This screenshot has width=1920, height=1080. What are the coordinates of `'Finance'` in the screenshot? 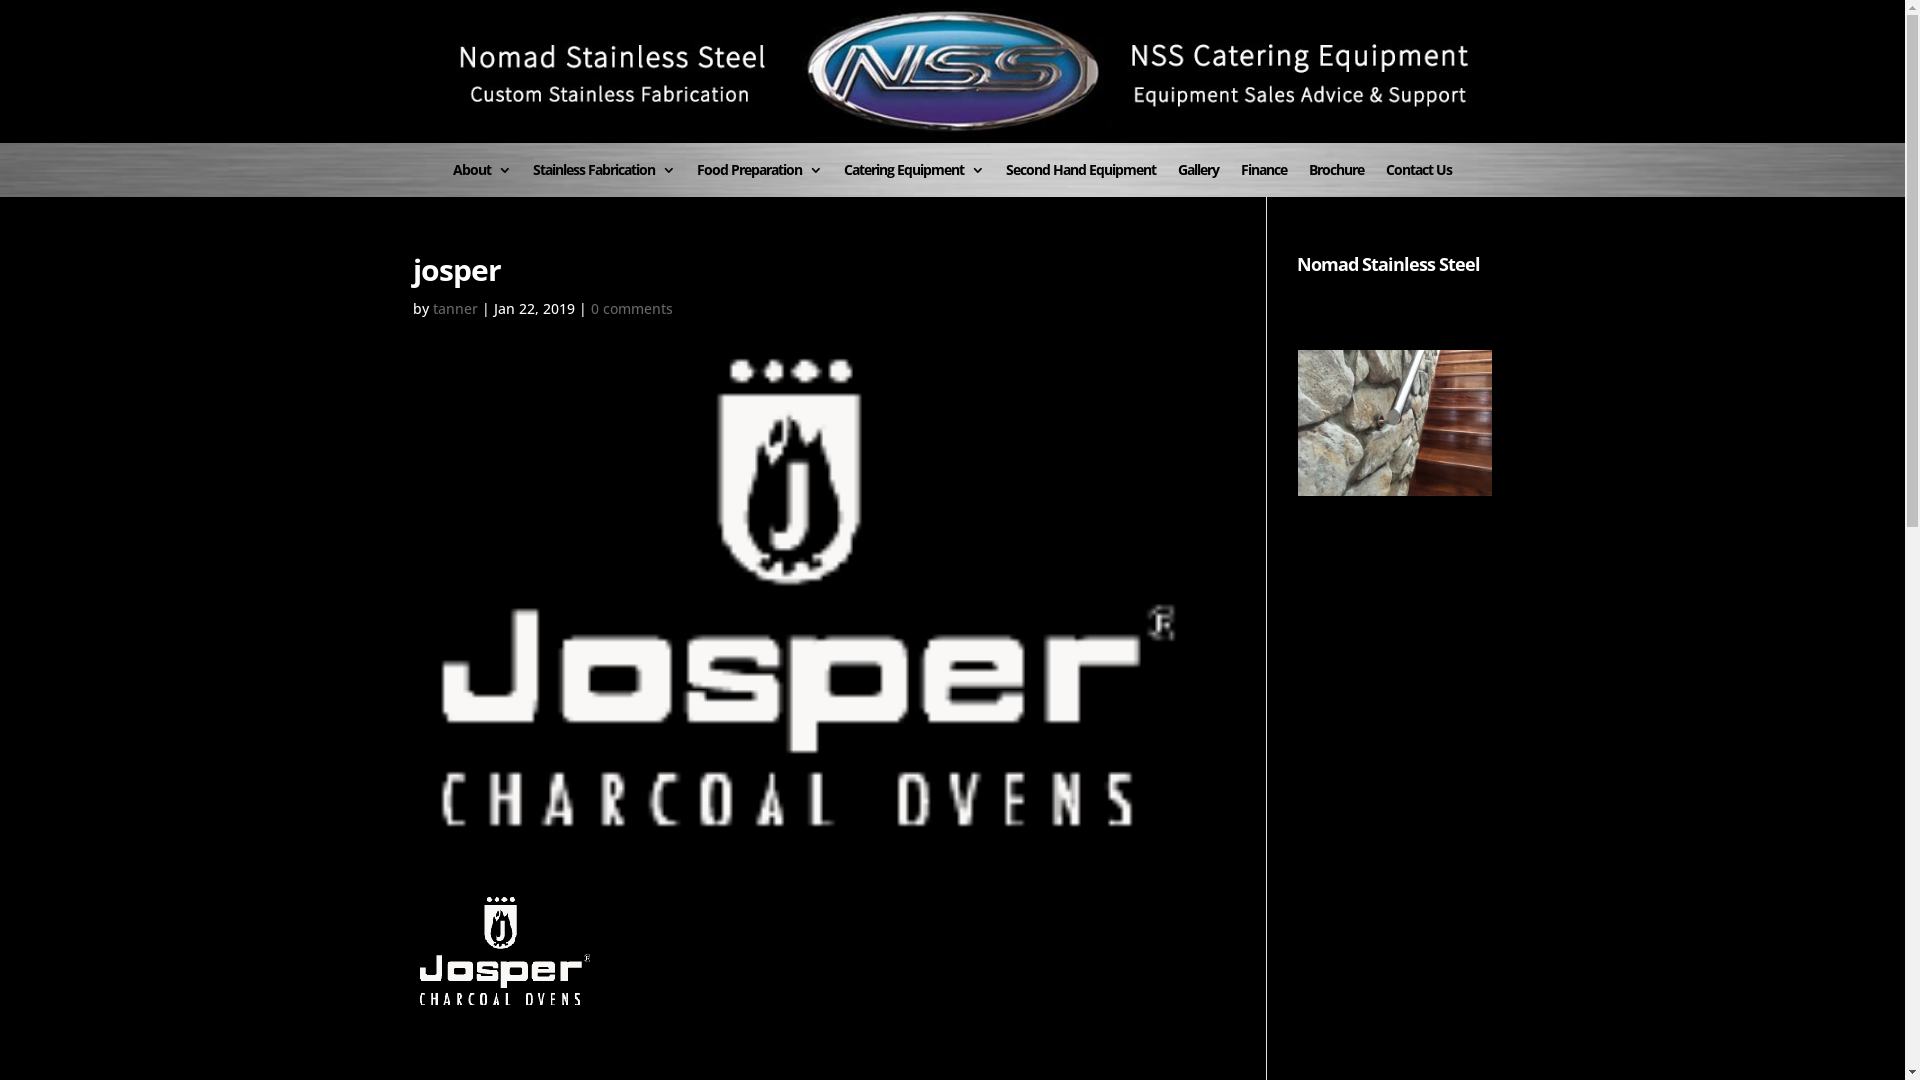 It's located at (1262, 180).